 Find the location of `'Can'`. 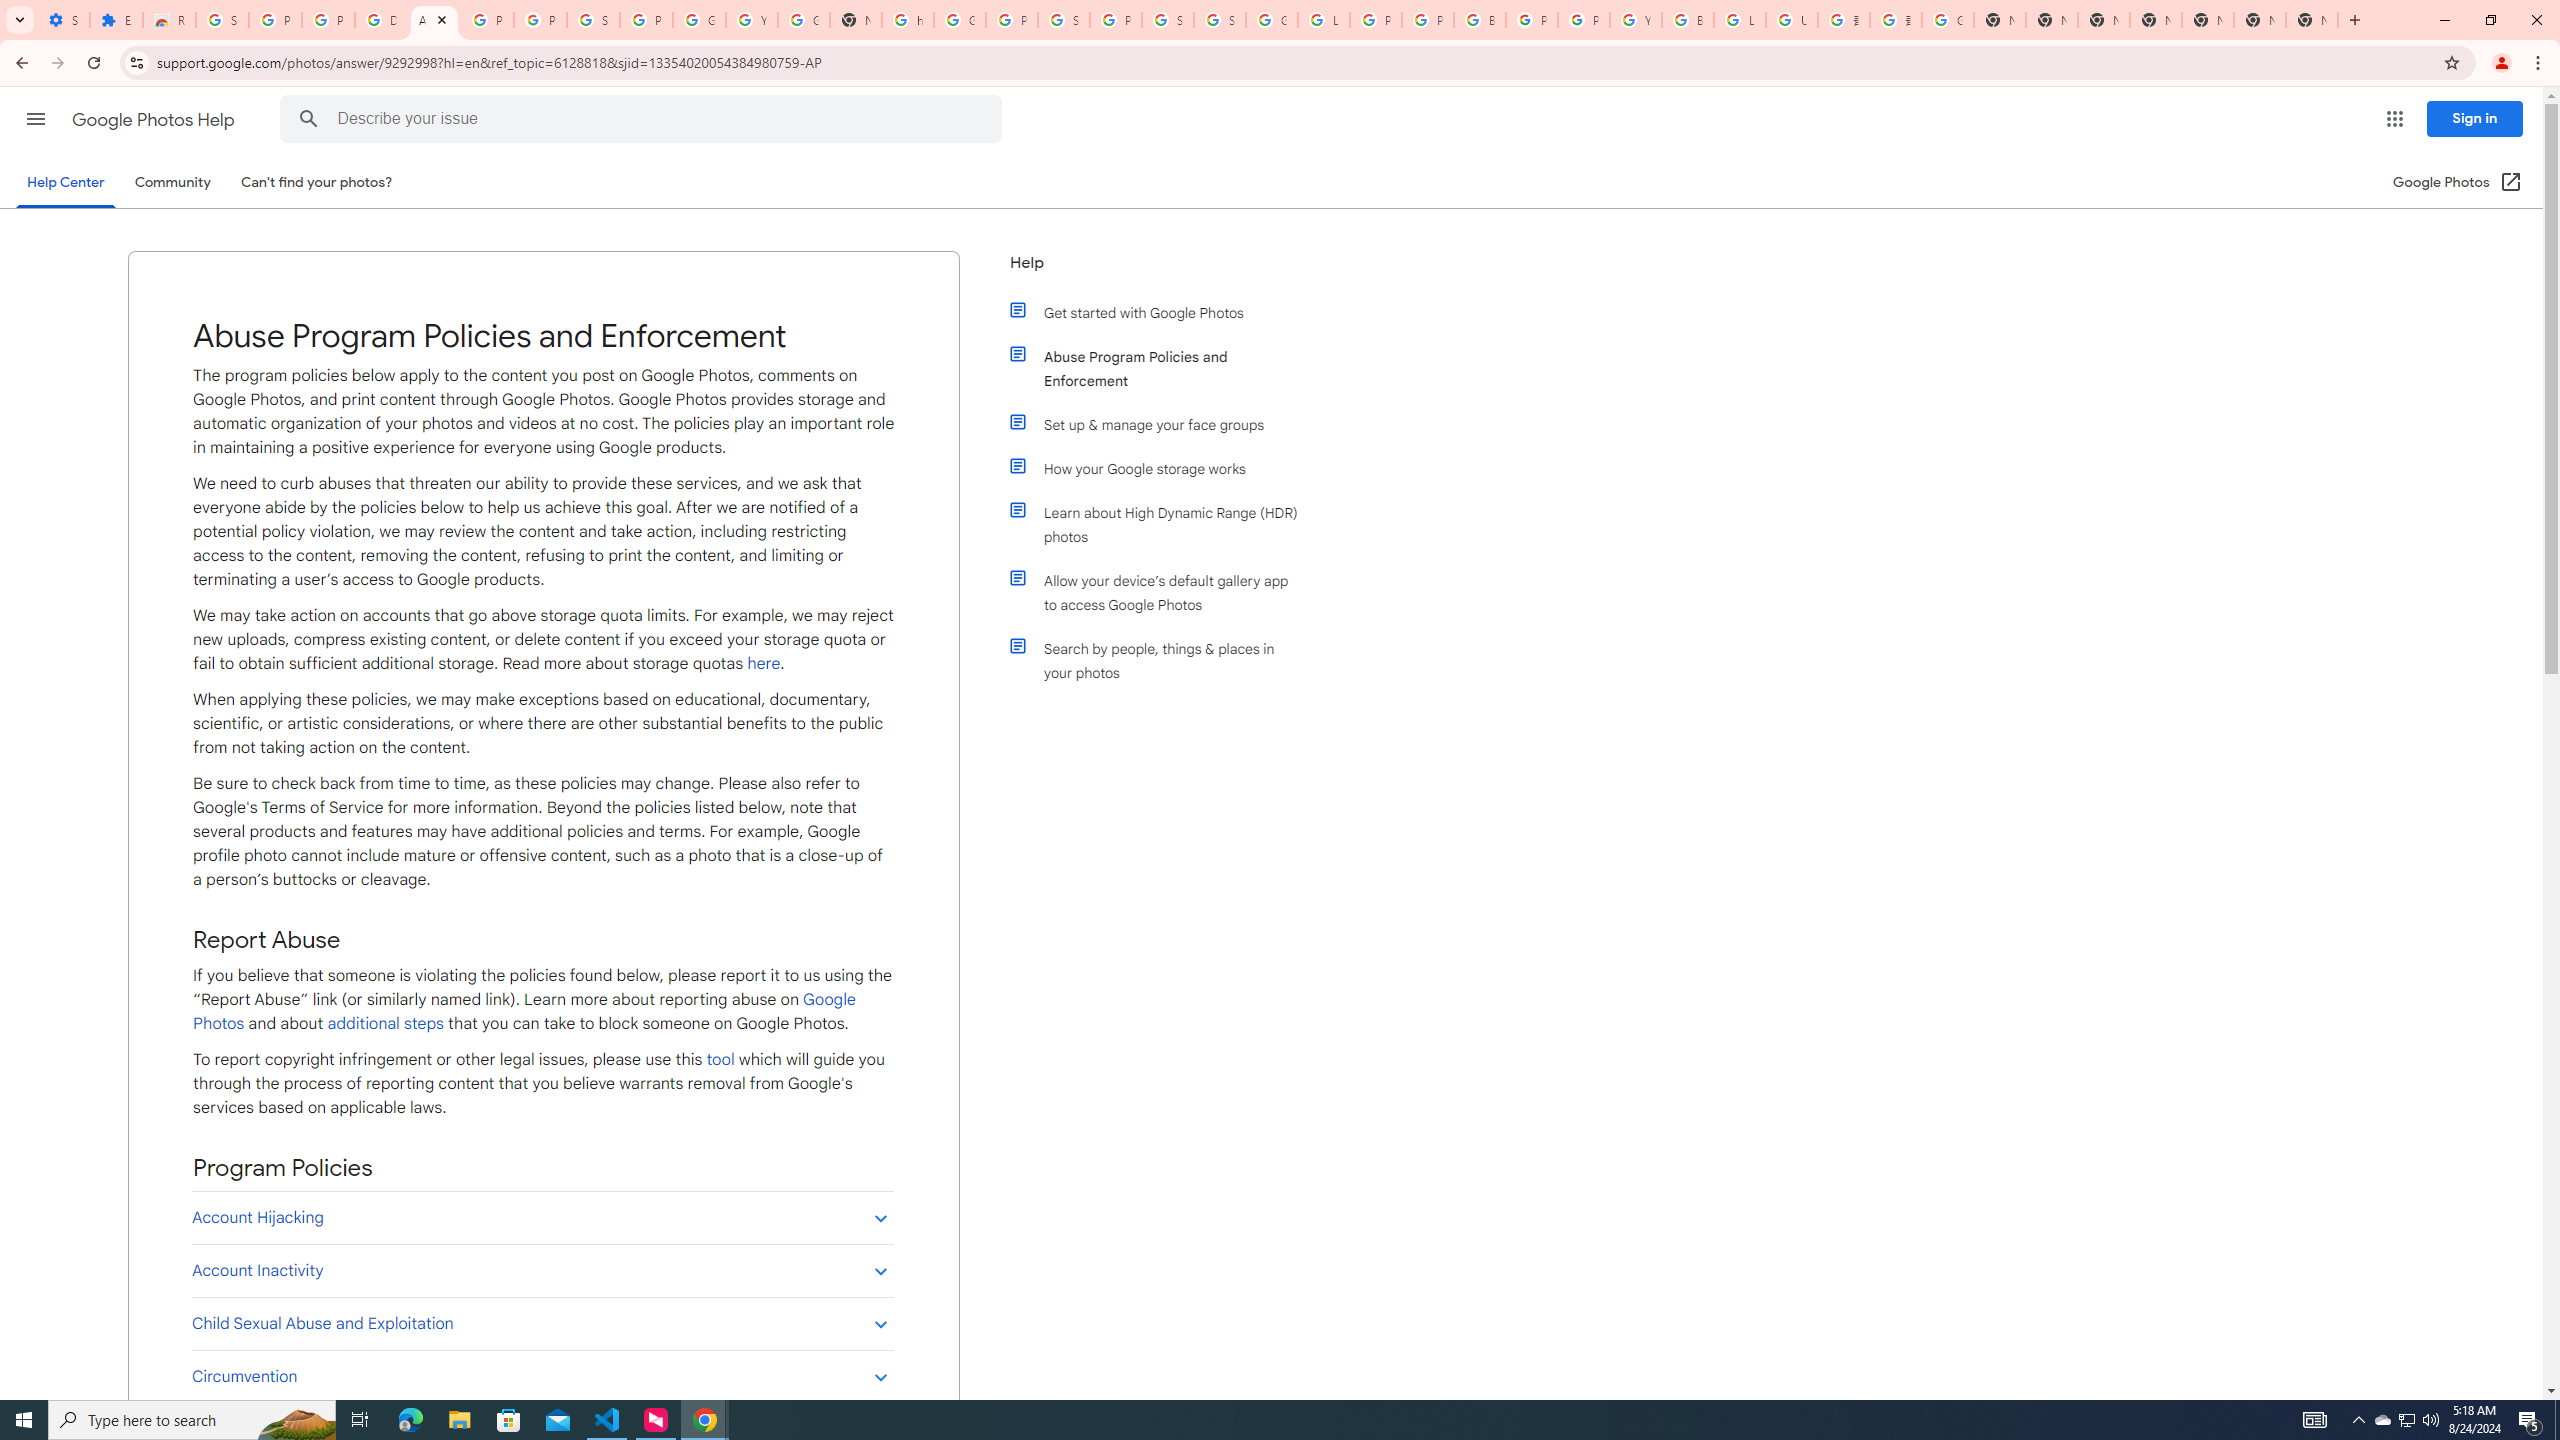

'Can' is located at coordinates (317, 181).